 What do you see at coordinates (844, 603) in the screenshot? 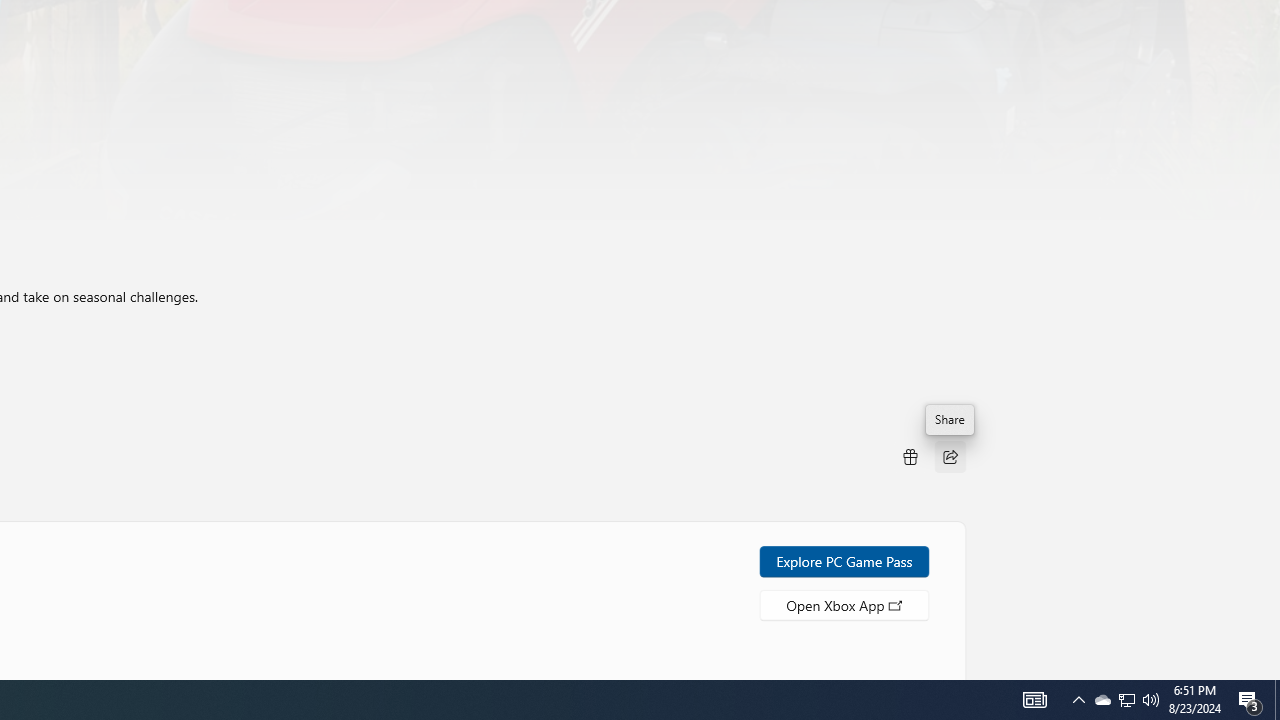
I see `'Open Xbox App'` at bounding box center [844, 603].